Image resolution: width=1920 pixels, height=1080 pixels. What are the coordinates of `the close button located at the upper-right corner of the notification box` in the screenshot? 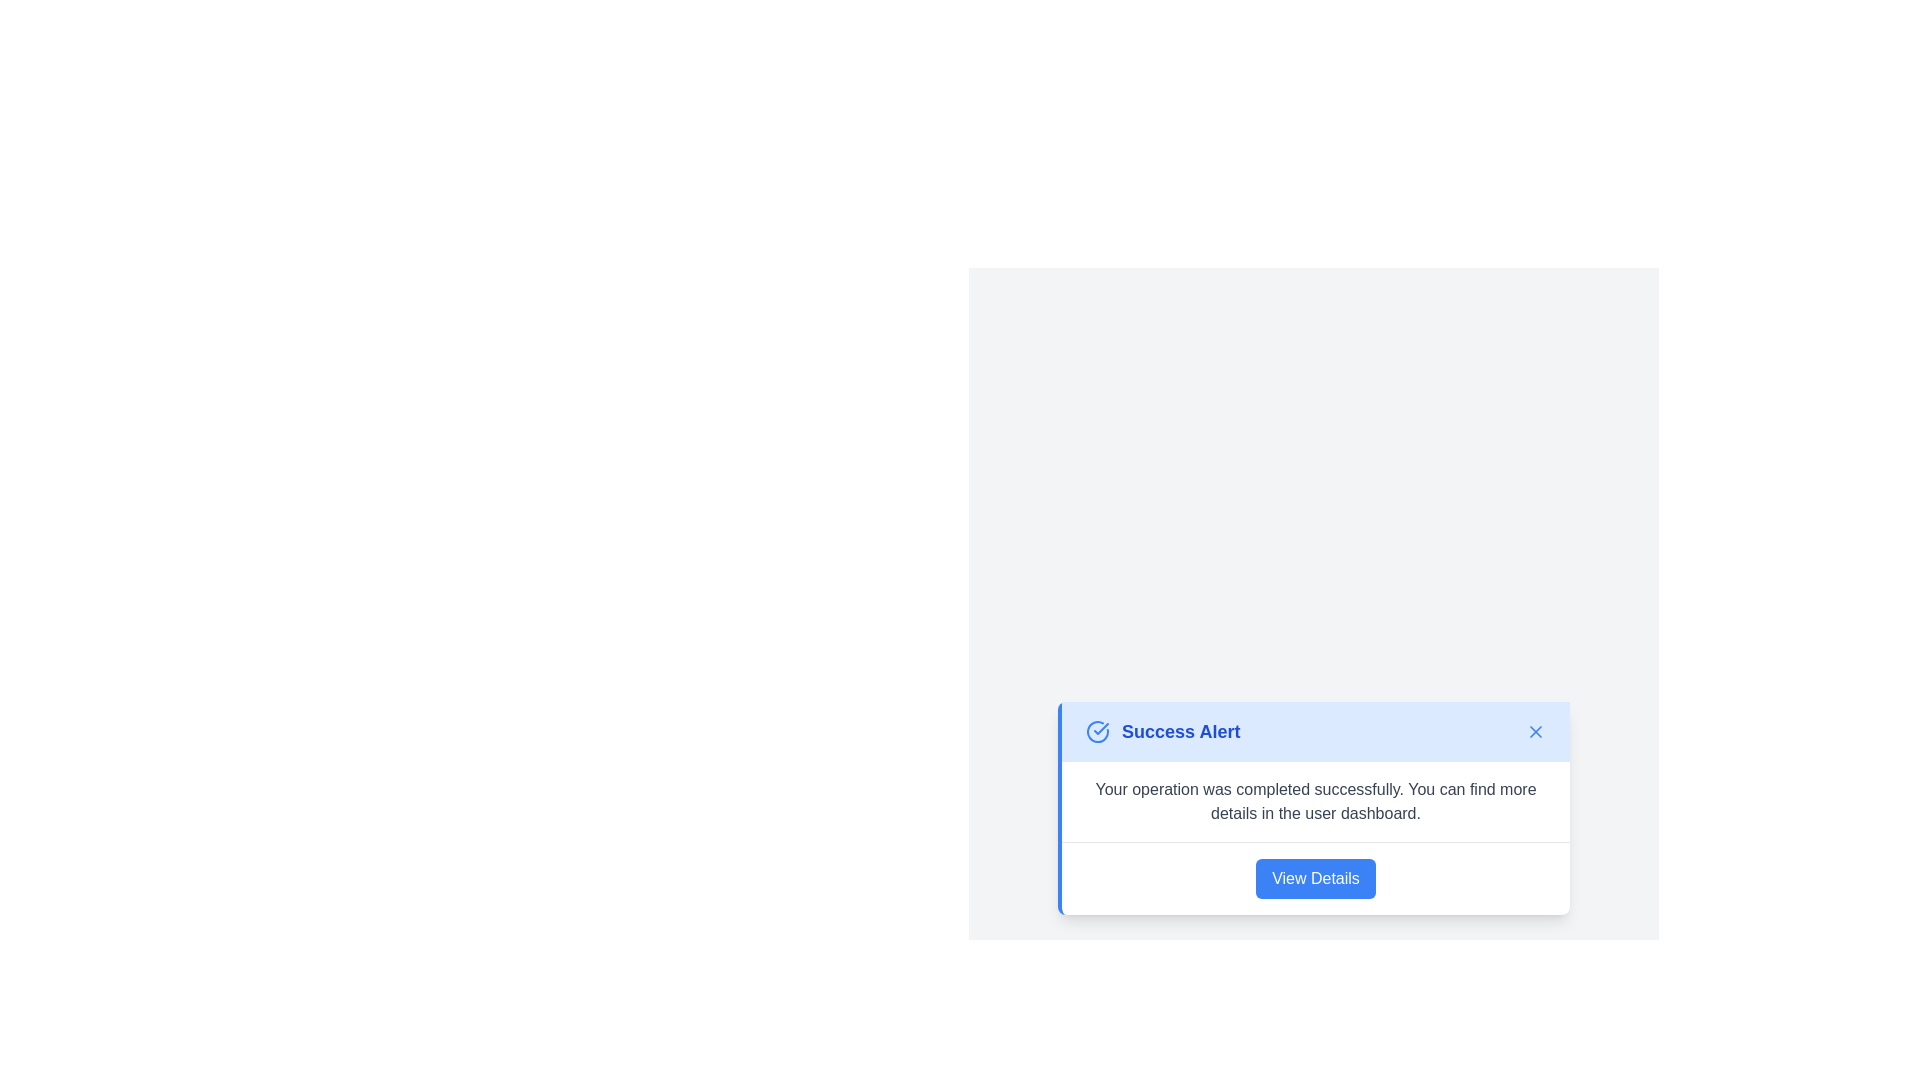 It's located at (1535, 731).